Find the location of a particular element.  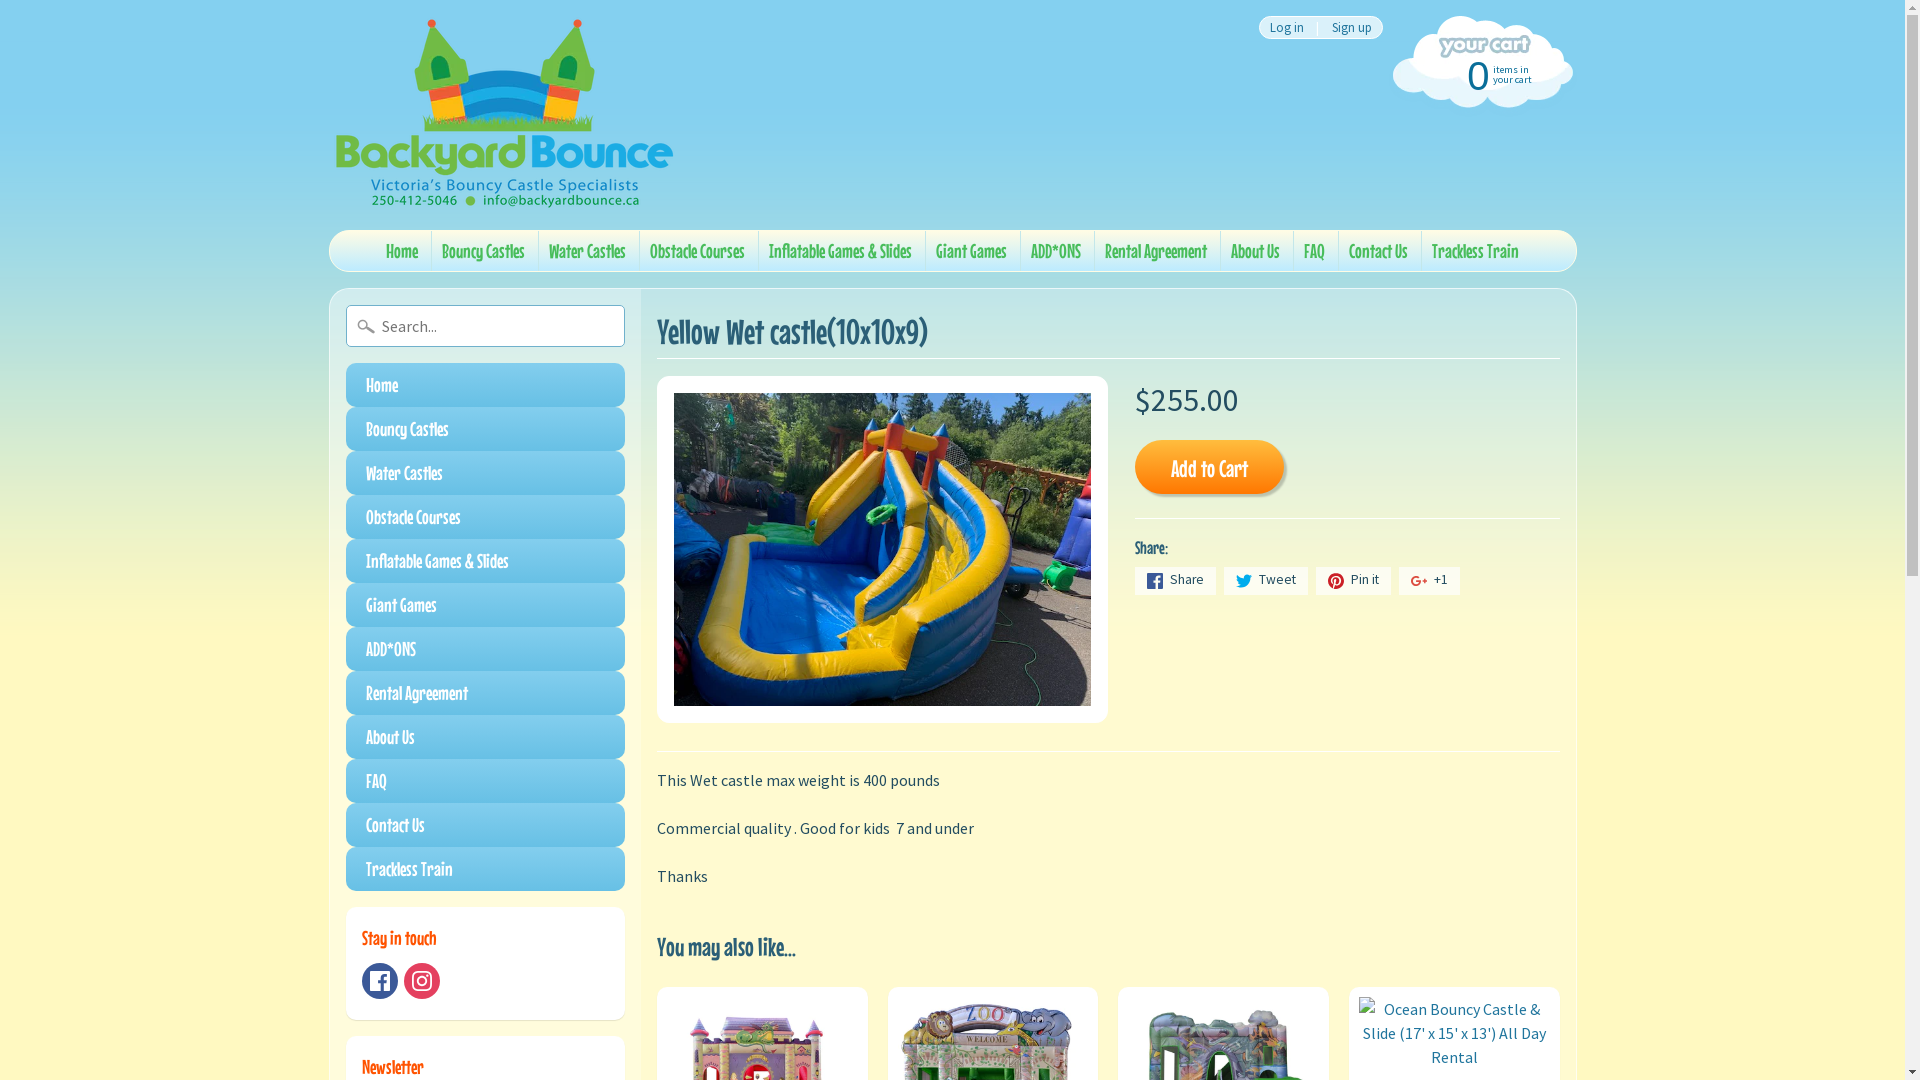

'Instagram' is located at coordinates (421, 979).